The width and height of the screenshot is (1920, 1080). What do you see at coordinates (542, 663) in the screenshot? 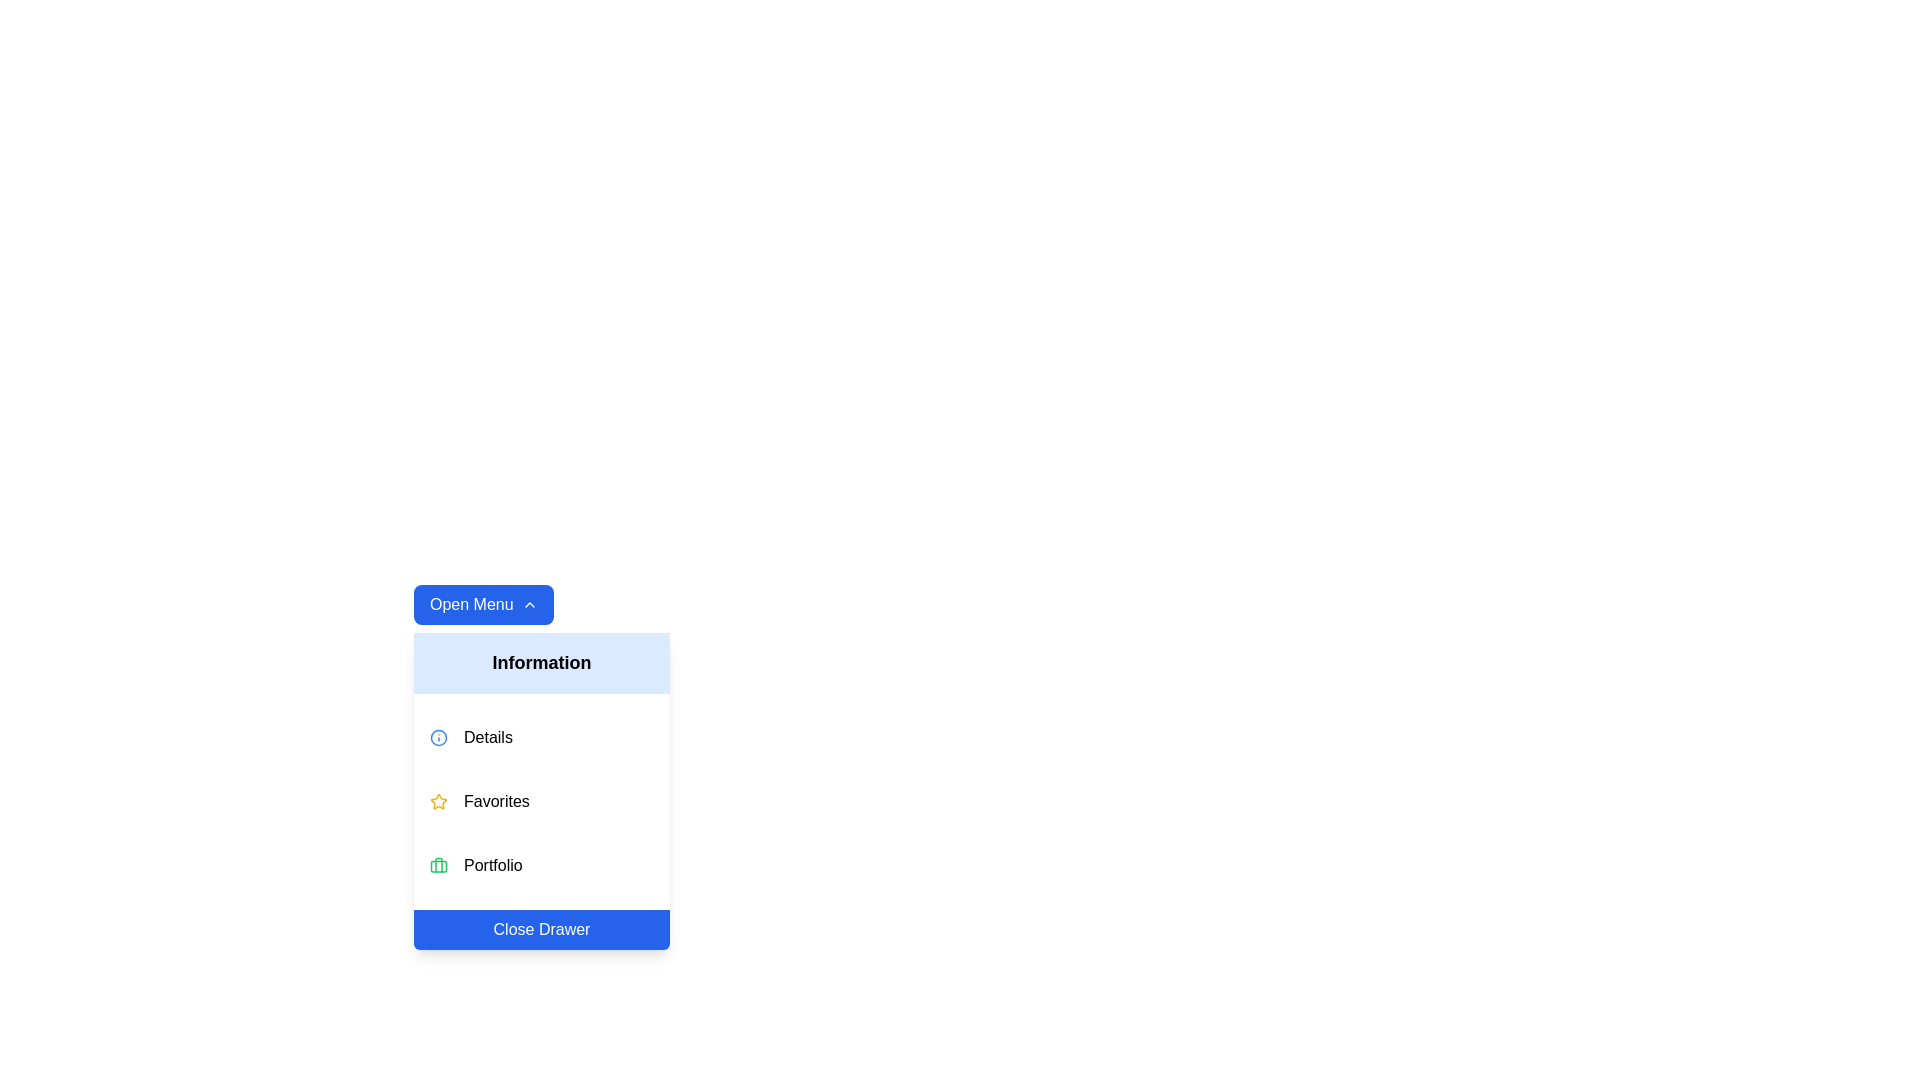
I see `the Text label that serves as a heading for the dropdown menu, positioned directly under the 'Open Menu' button` at bounding box center [542, 663].